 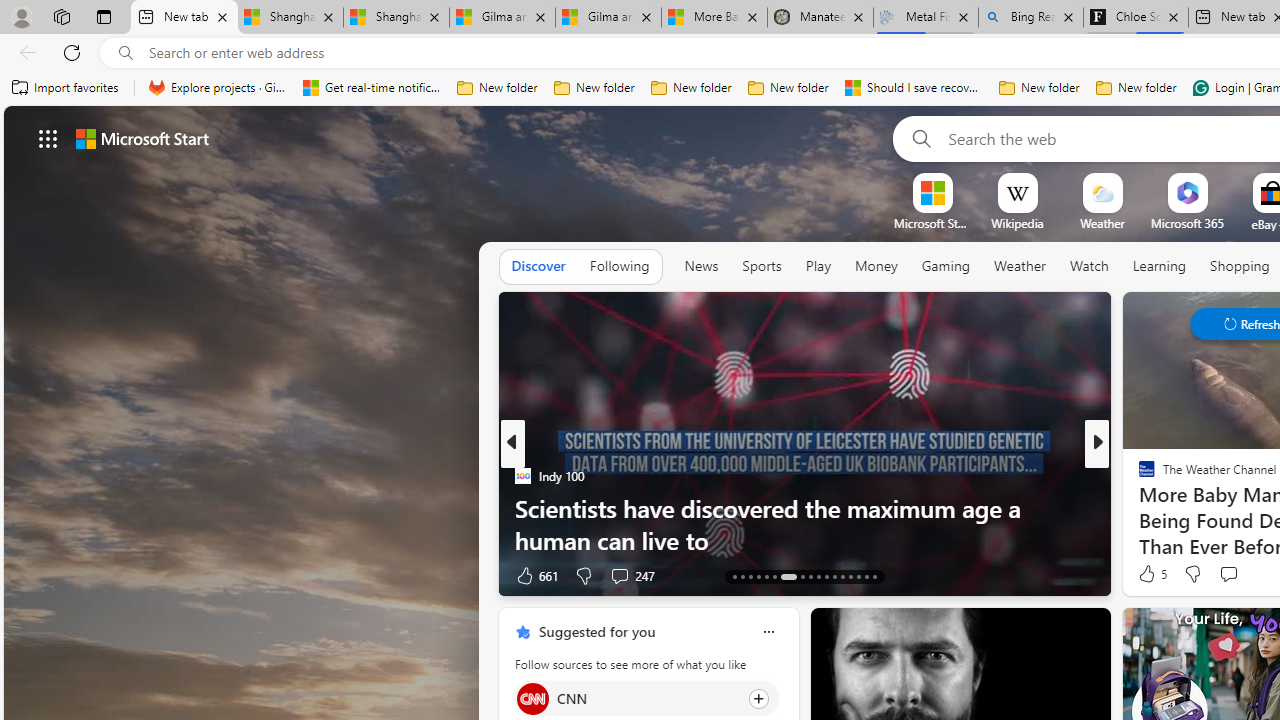 What do you see at coordinates (1138, 506) in the screenshot?
I see `'Yumophile'` at bounding box center [1138, 506].